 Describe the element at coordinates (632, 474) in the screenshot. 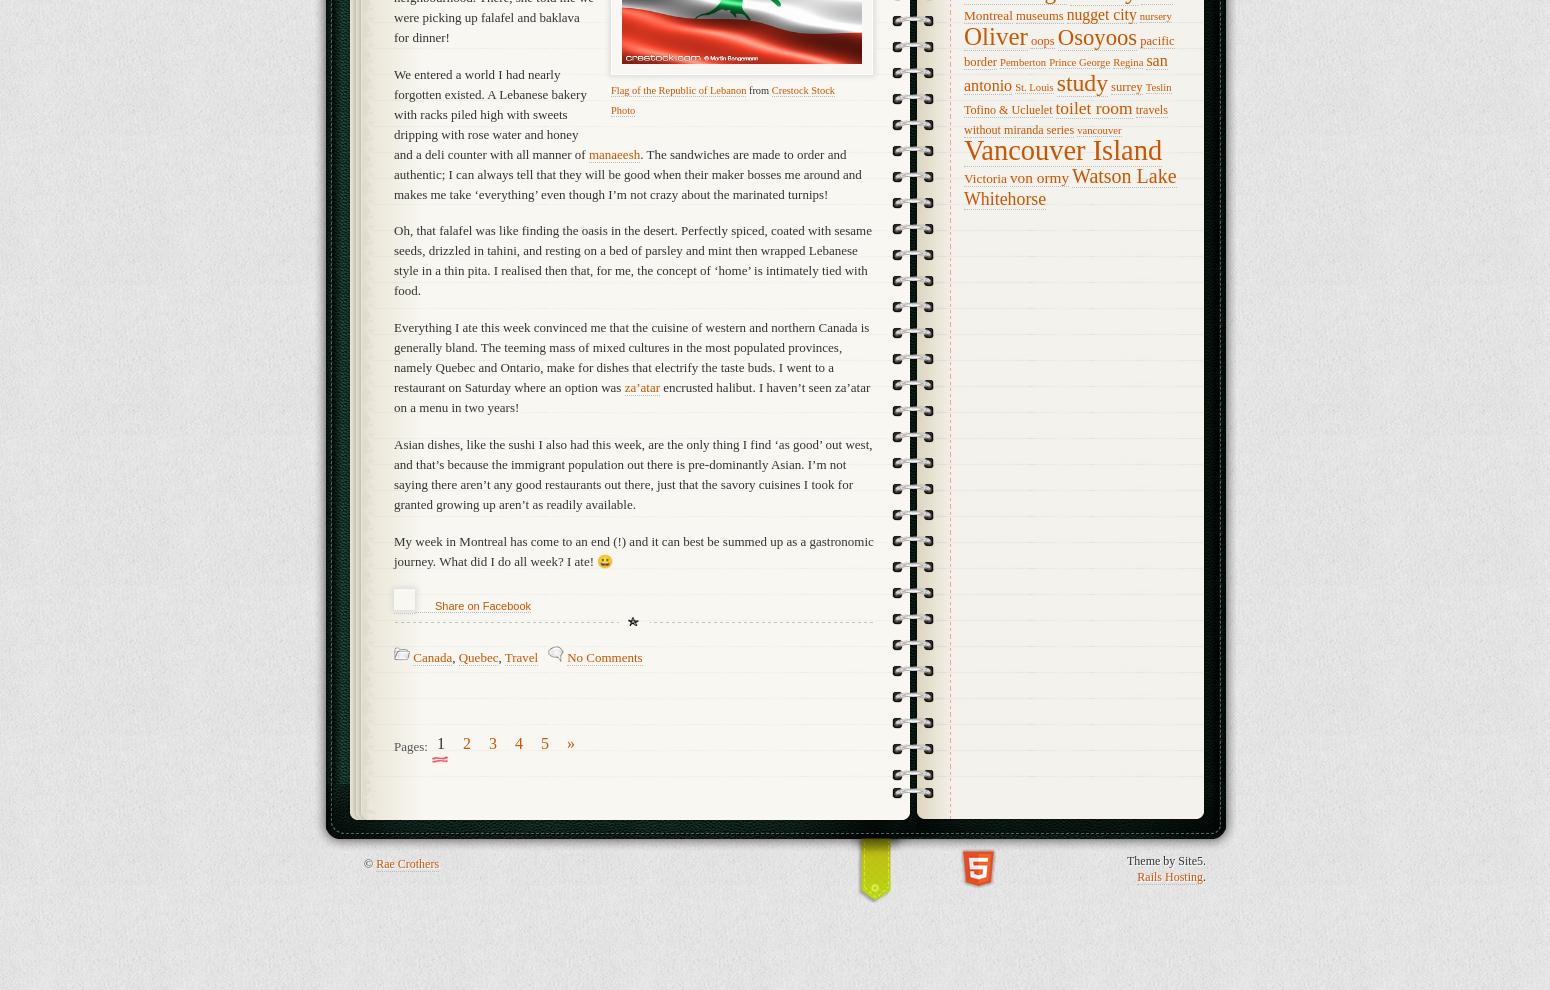

I see `'Asian dishes, like the sushi I also had this week, are the only thing I find ‘as good’ out west, and that’s because the immigrant population out there is pre-dominantly Asian. I’m not saying there aren’t any good restaurants out there, just that the savory cuisines I took for granted growing up aren’t as readily available.'` at that location.